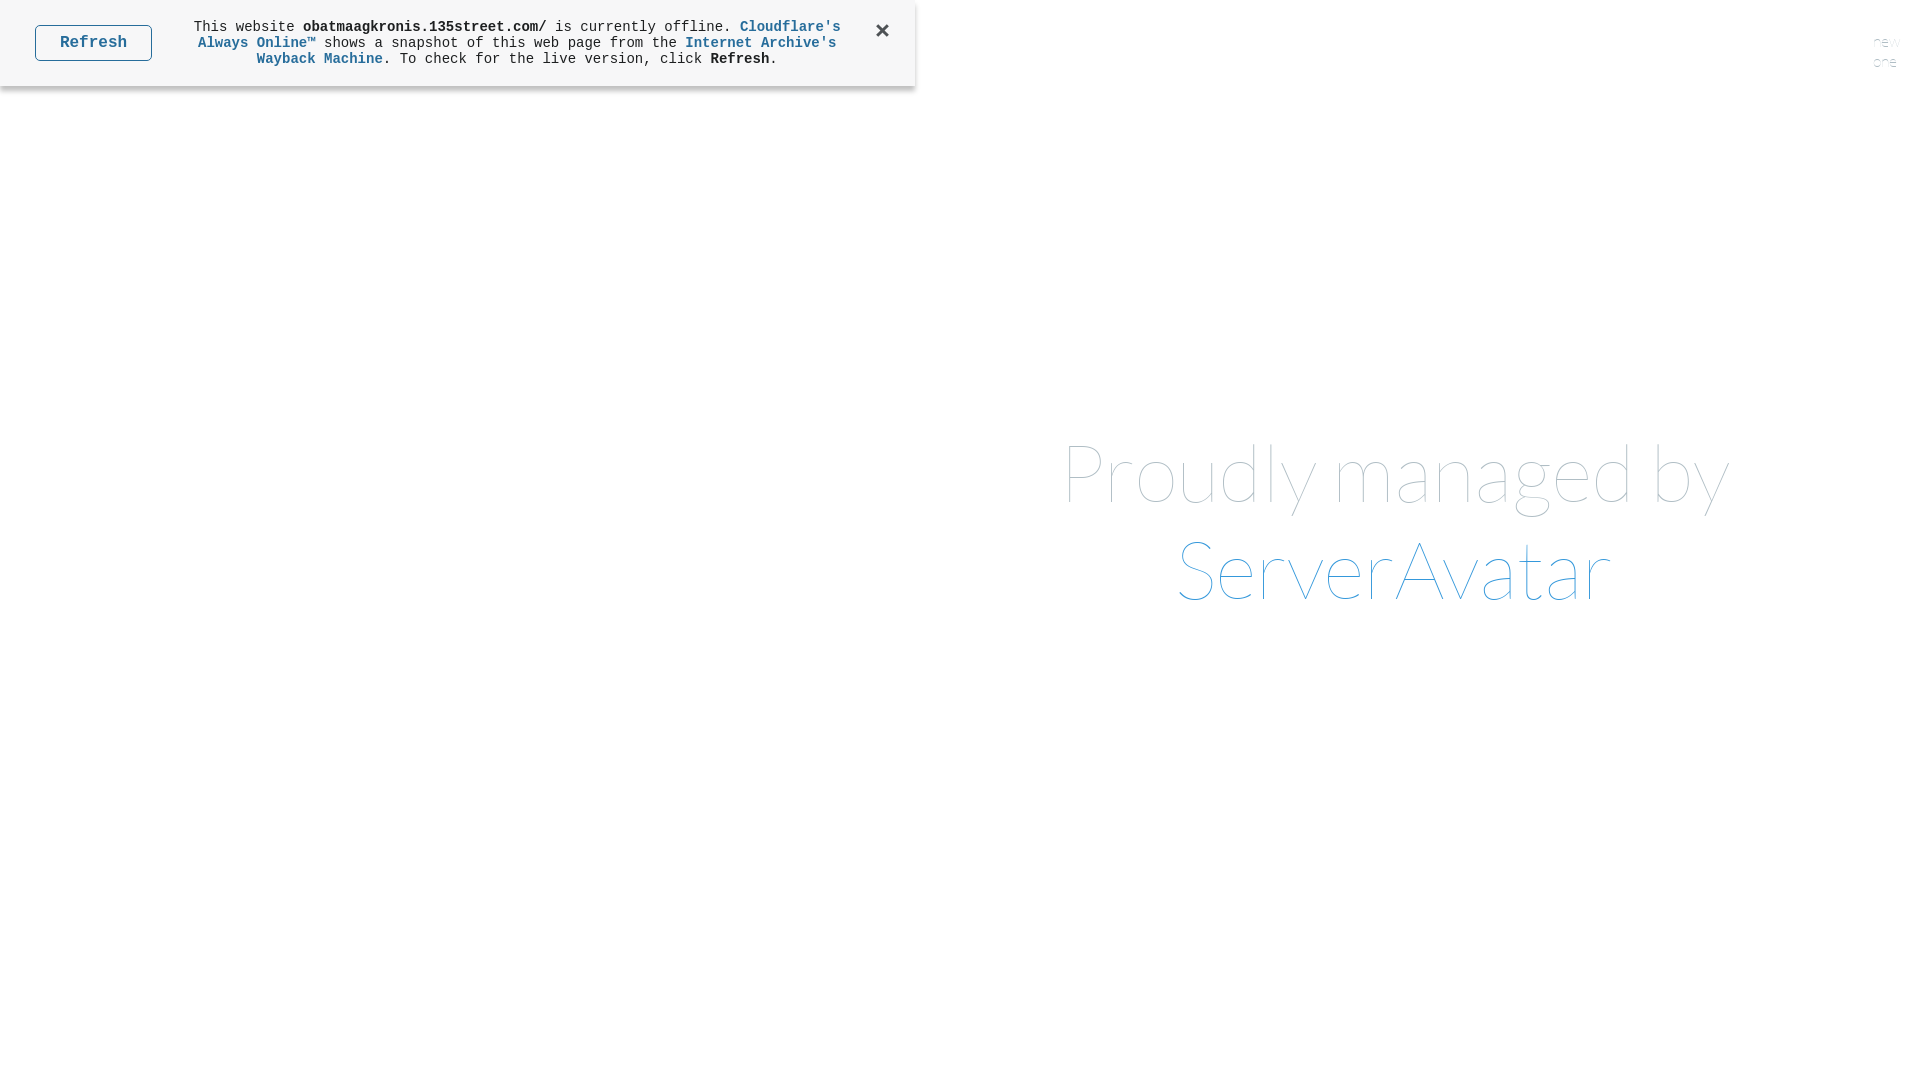  What do you see at coordinates (1392, 568) in the screenshot?
I see `'ServerAvatar'` at bounding box center [1392, 568].